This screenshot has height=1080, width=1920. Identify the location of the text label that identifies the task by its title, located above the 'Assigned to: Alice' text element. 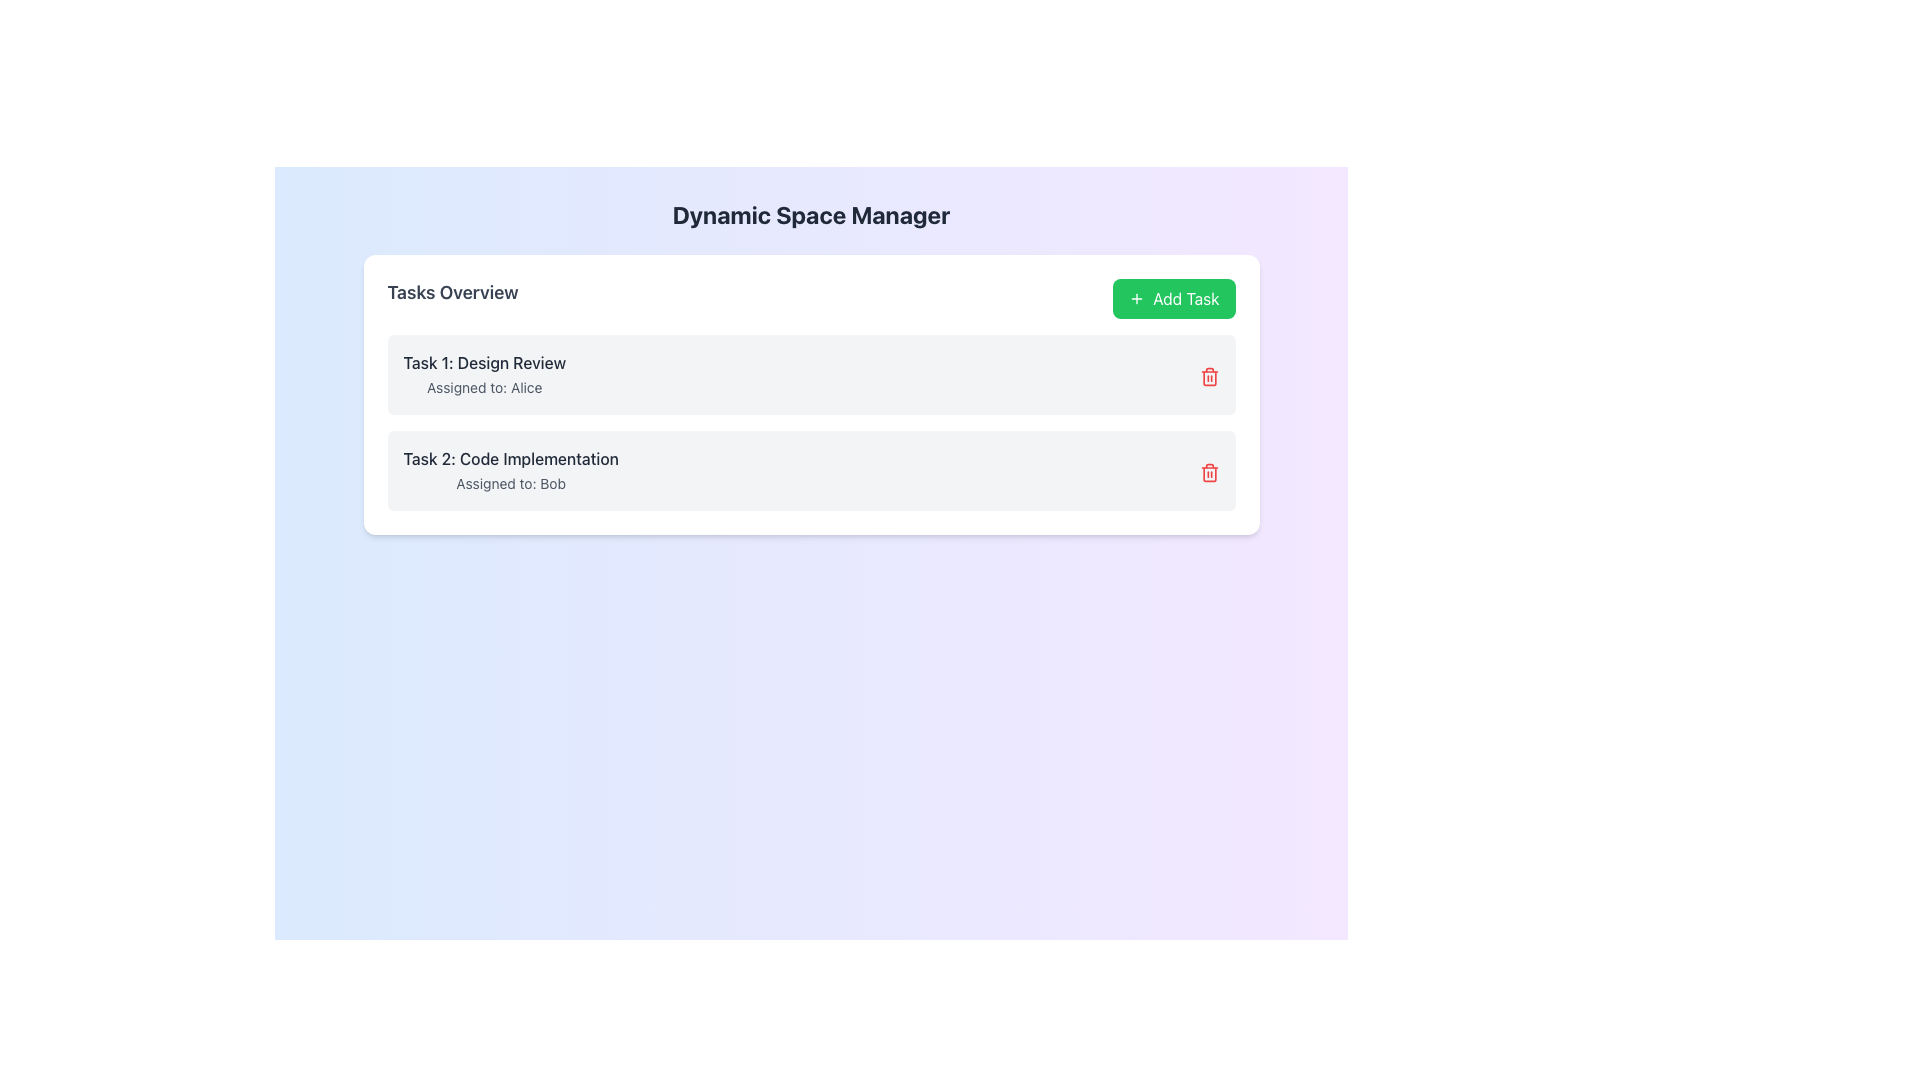
(484, 362).